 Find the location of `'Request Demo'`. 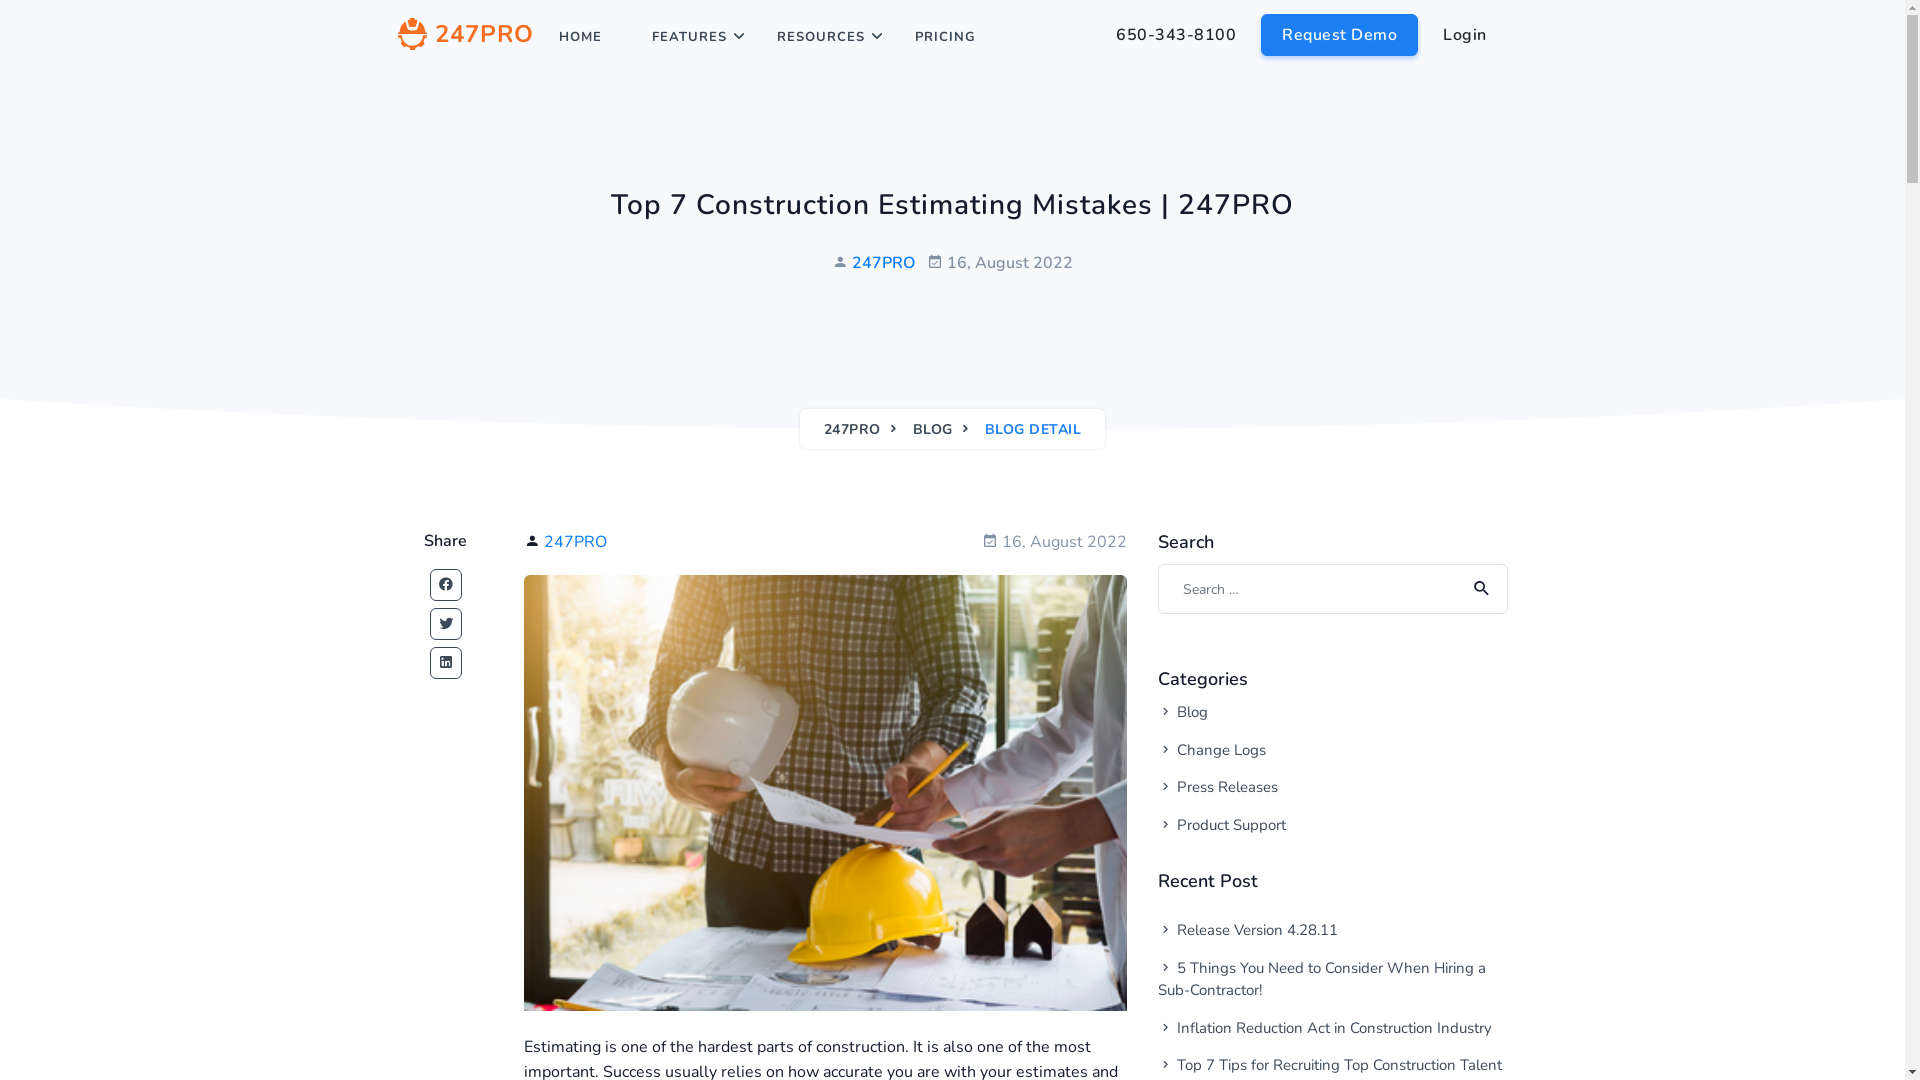

'Request Demo' is located at coordinates (1339, 34).